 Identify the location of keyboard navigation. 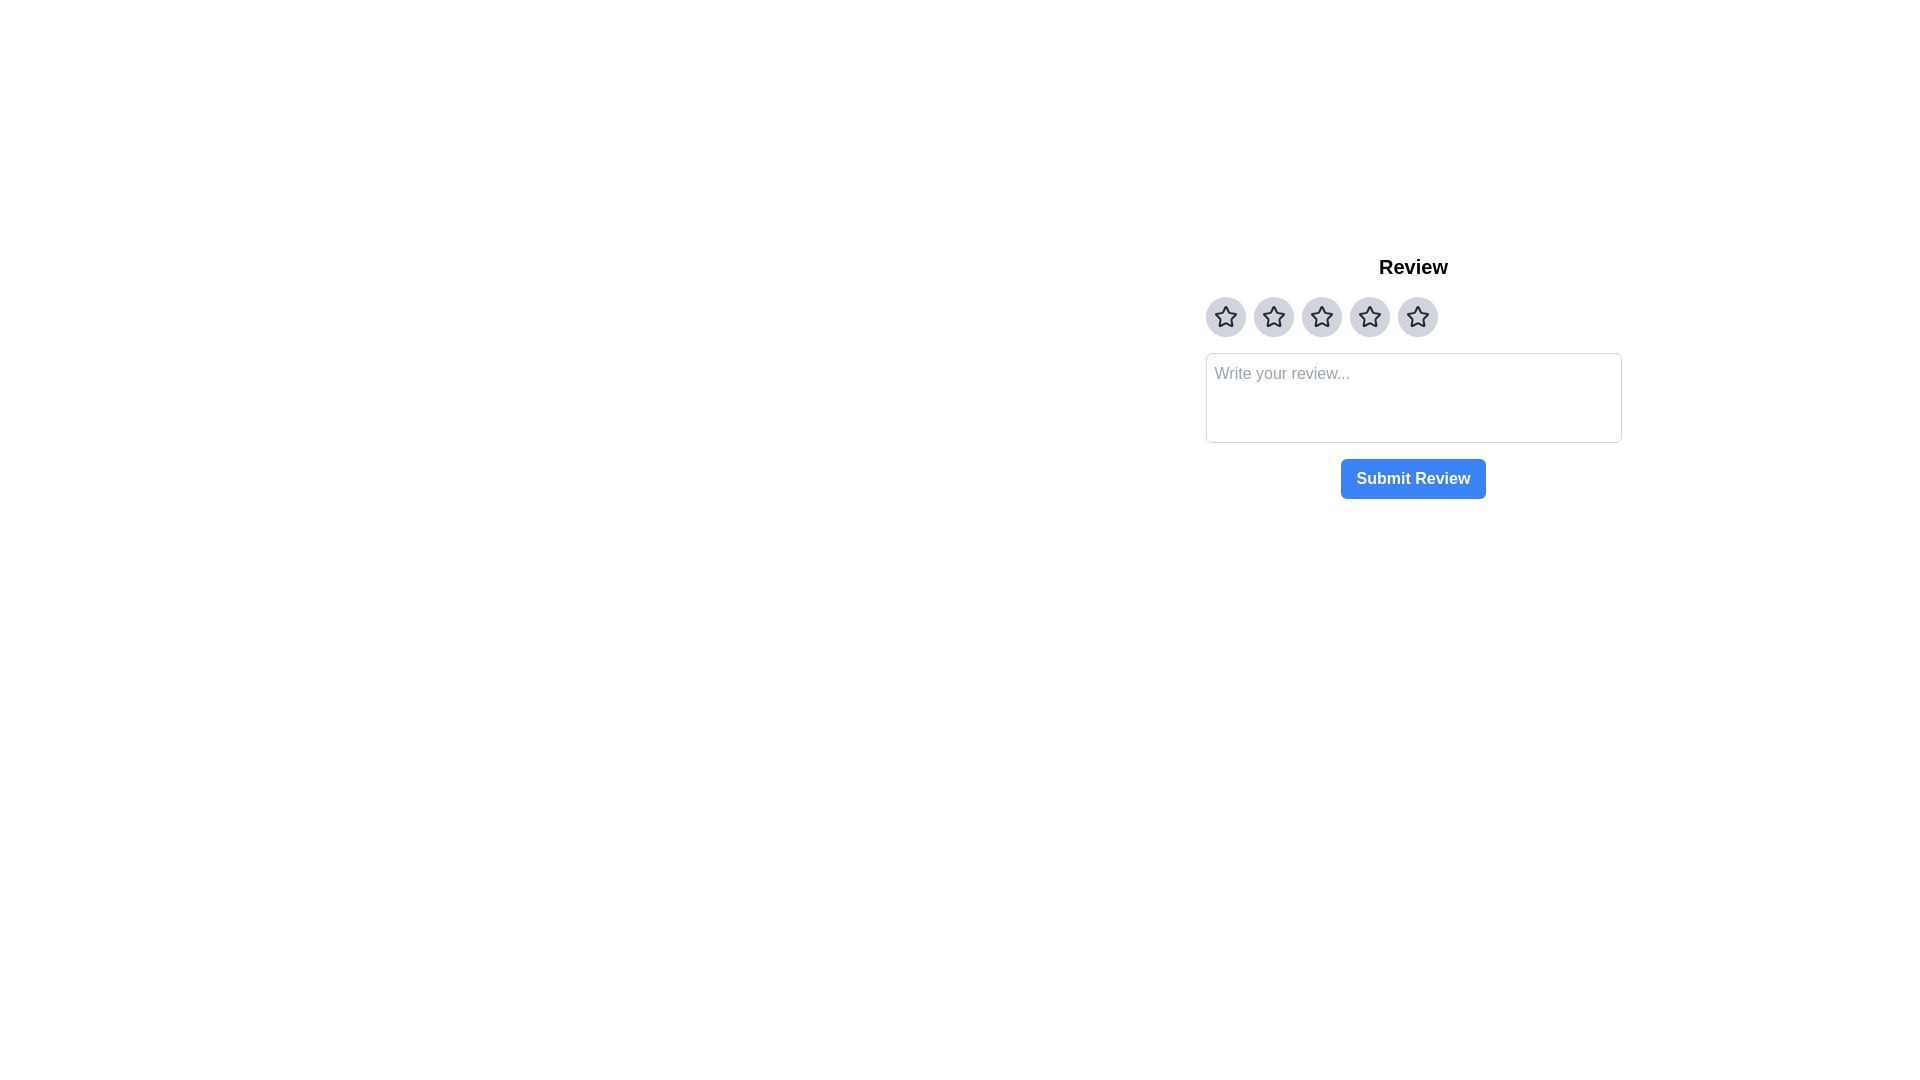
(1224, 315).